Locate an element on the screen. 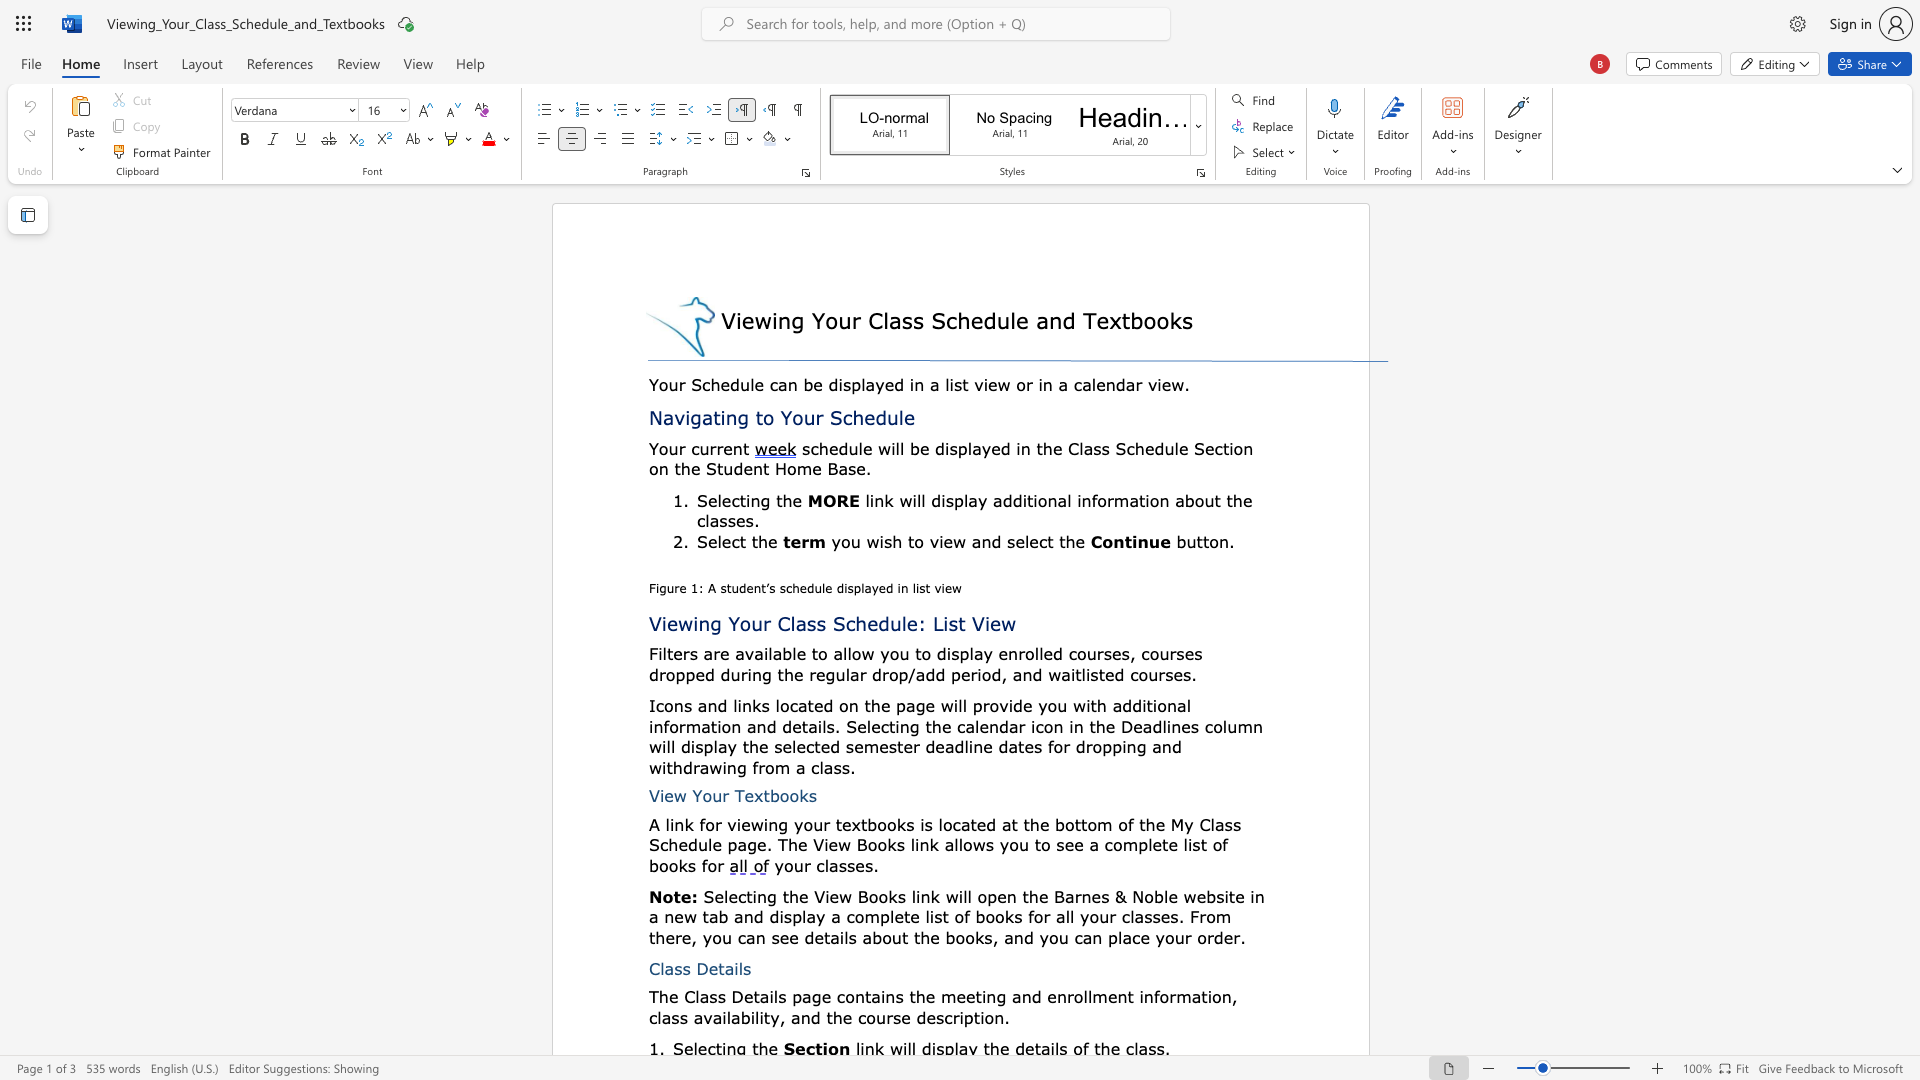 This screenshot has height=1080, width=1920. the subset text "ks is" within the text "A link for viewing your textbooks is" is located at coordinates (895, 824).